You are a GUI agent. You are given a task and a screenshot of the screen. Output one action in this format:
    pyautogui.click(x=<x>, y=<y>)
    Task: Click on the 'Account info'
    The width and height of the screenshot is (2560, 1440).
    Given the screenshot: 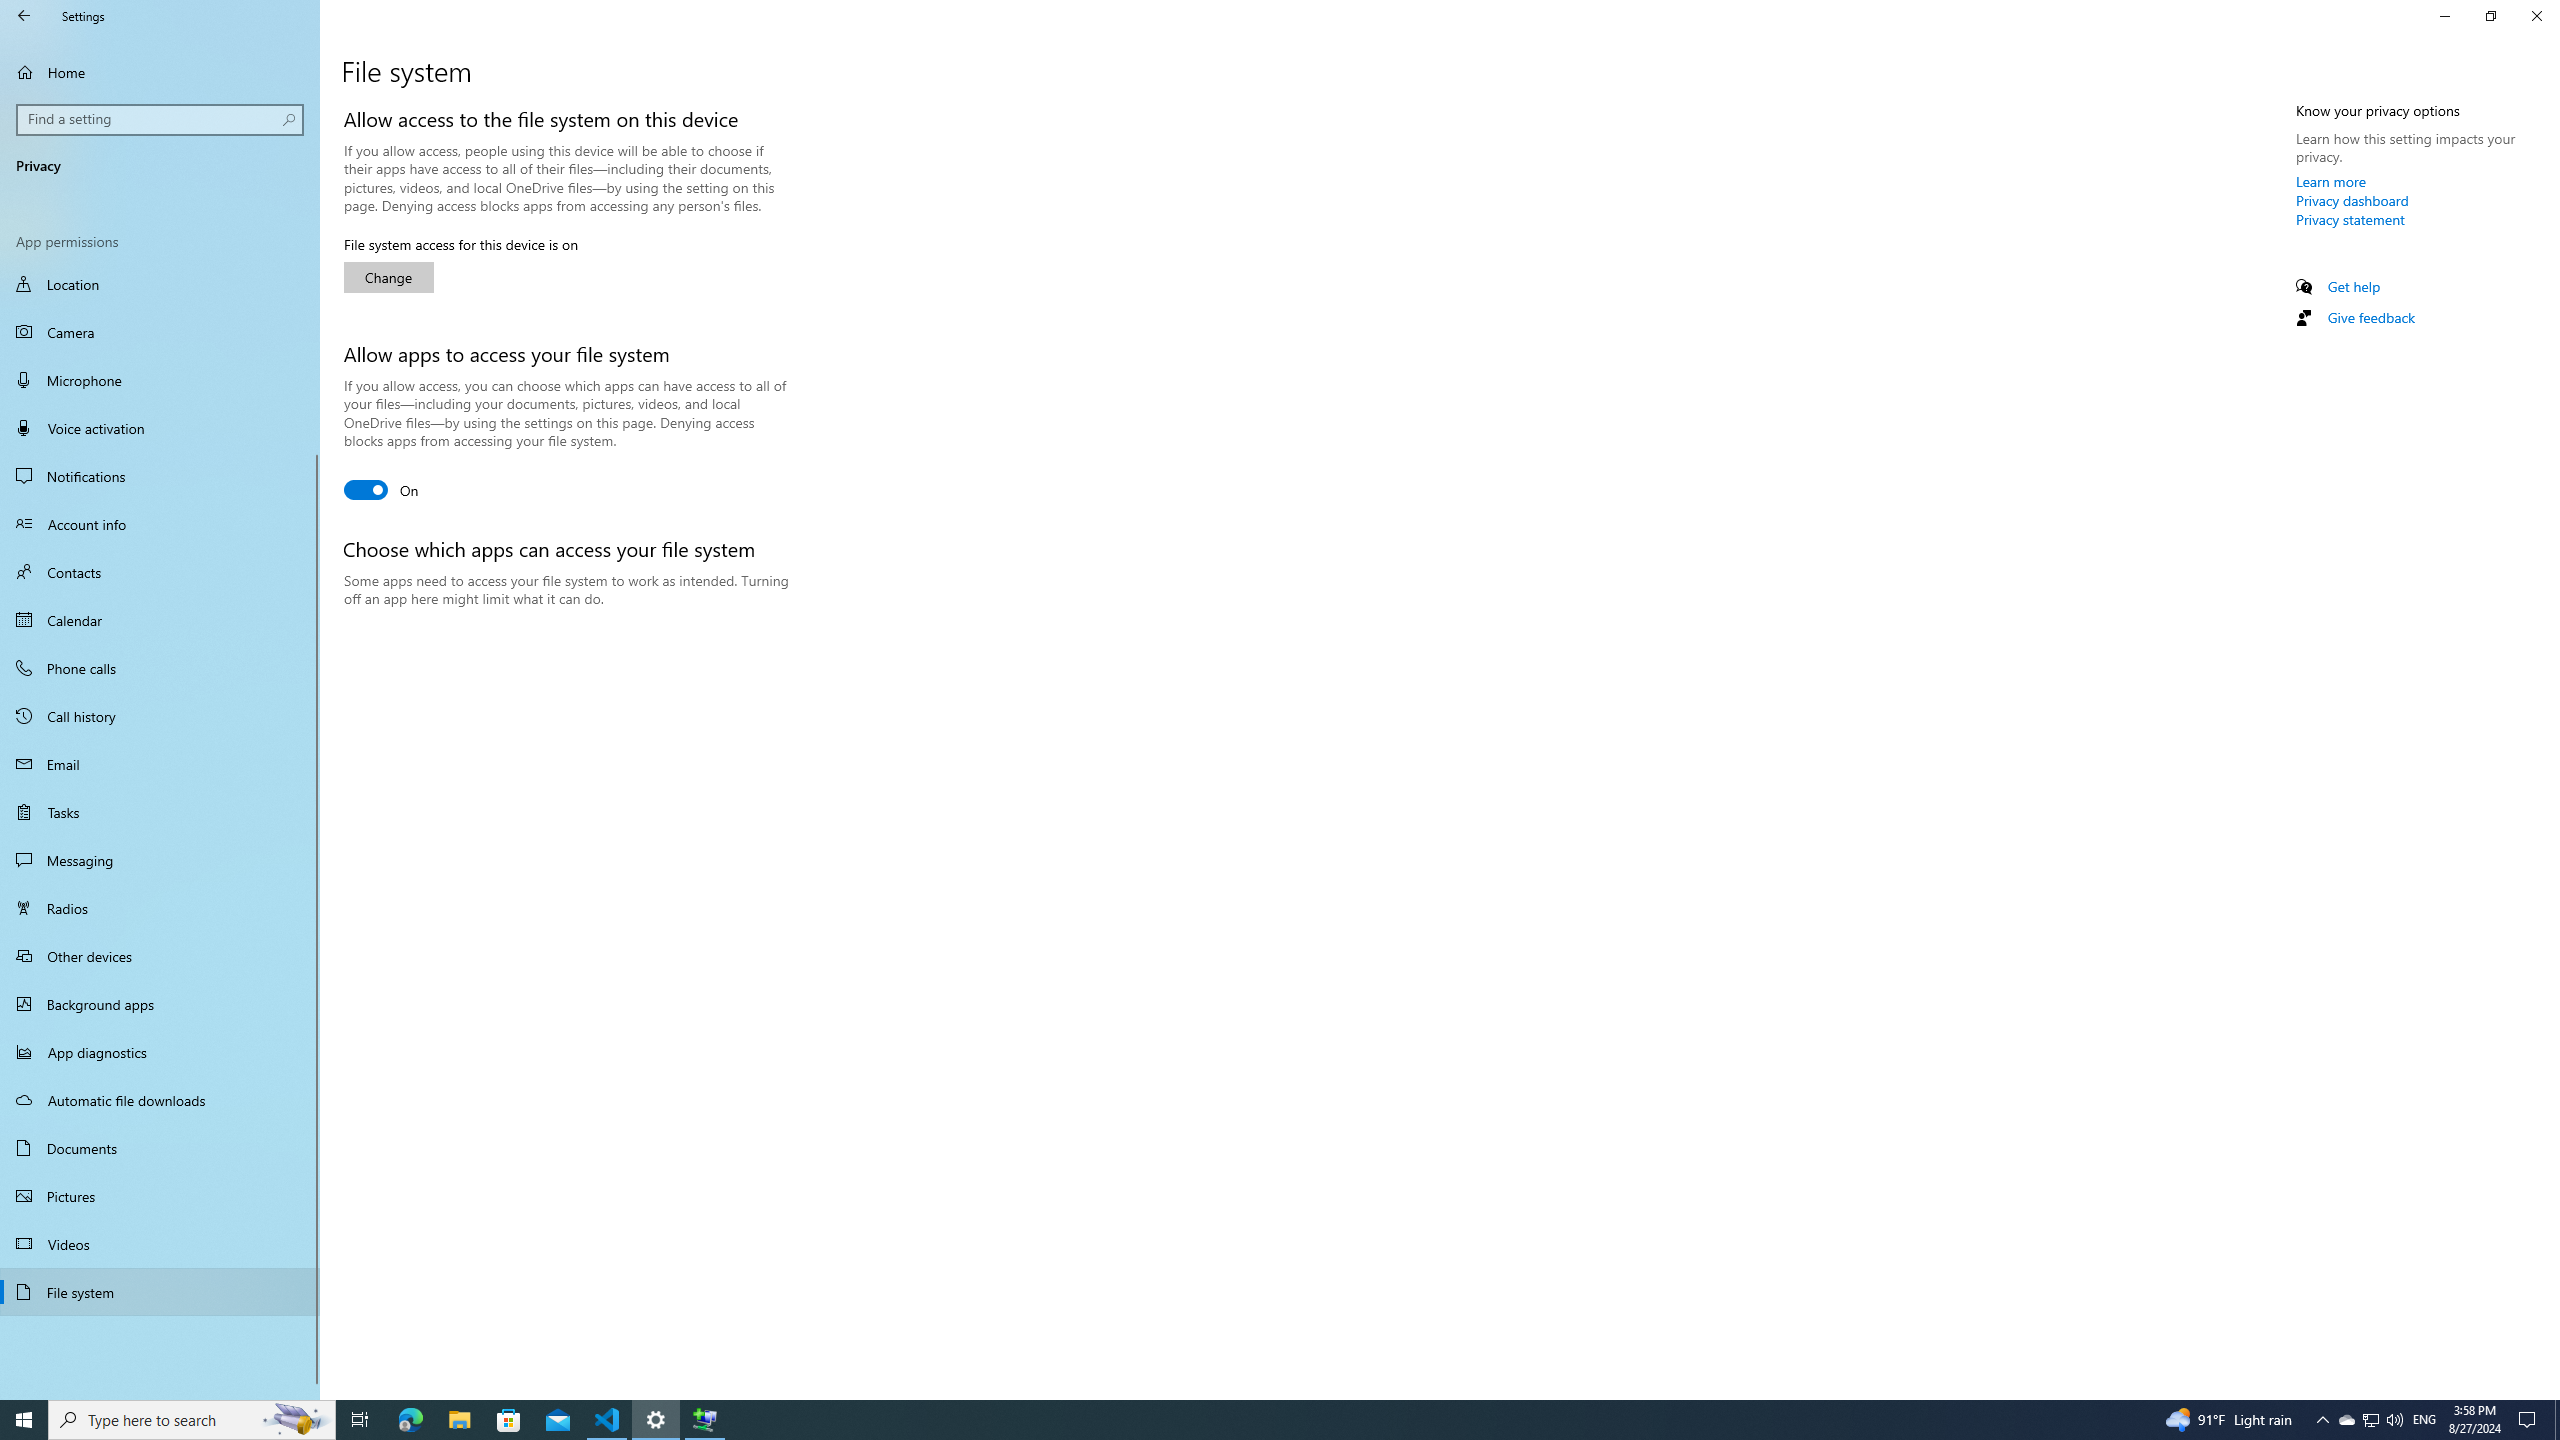 What is the action you would take?
    pyautogui.click(x=159, y=524)
    